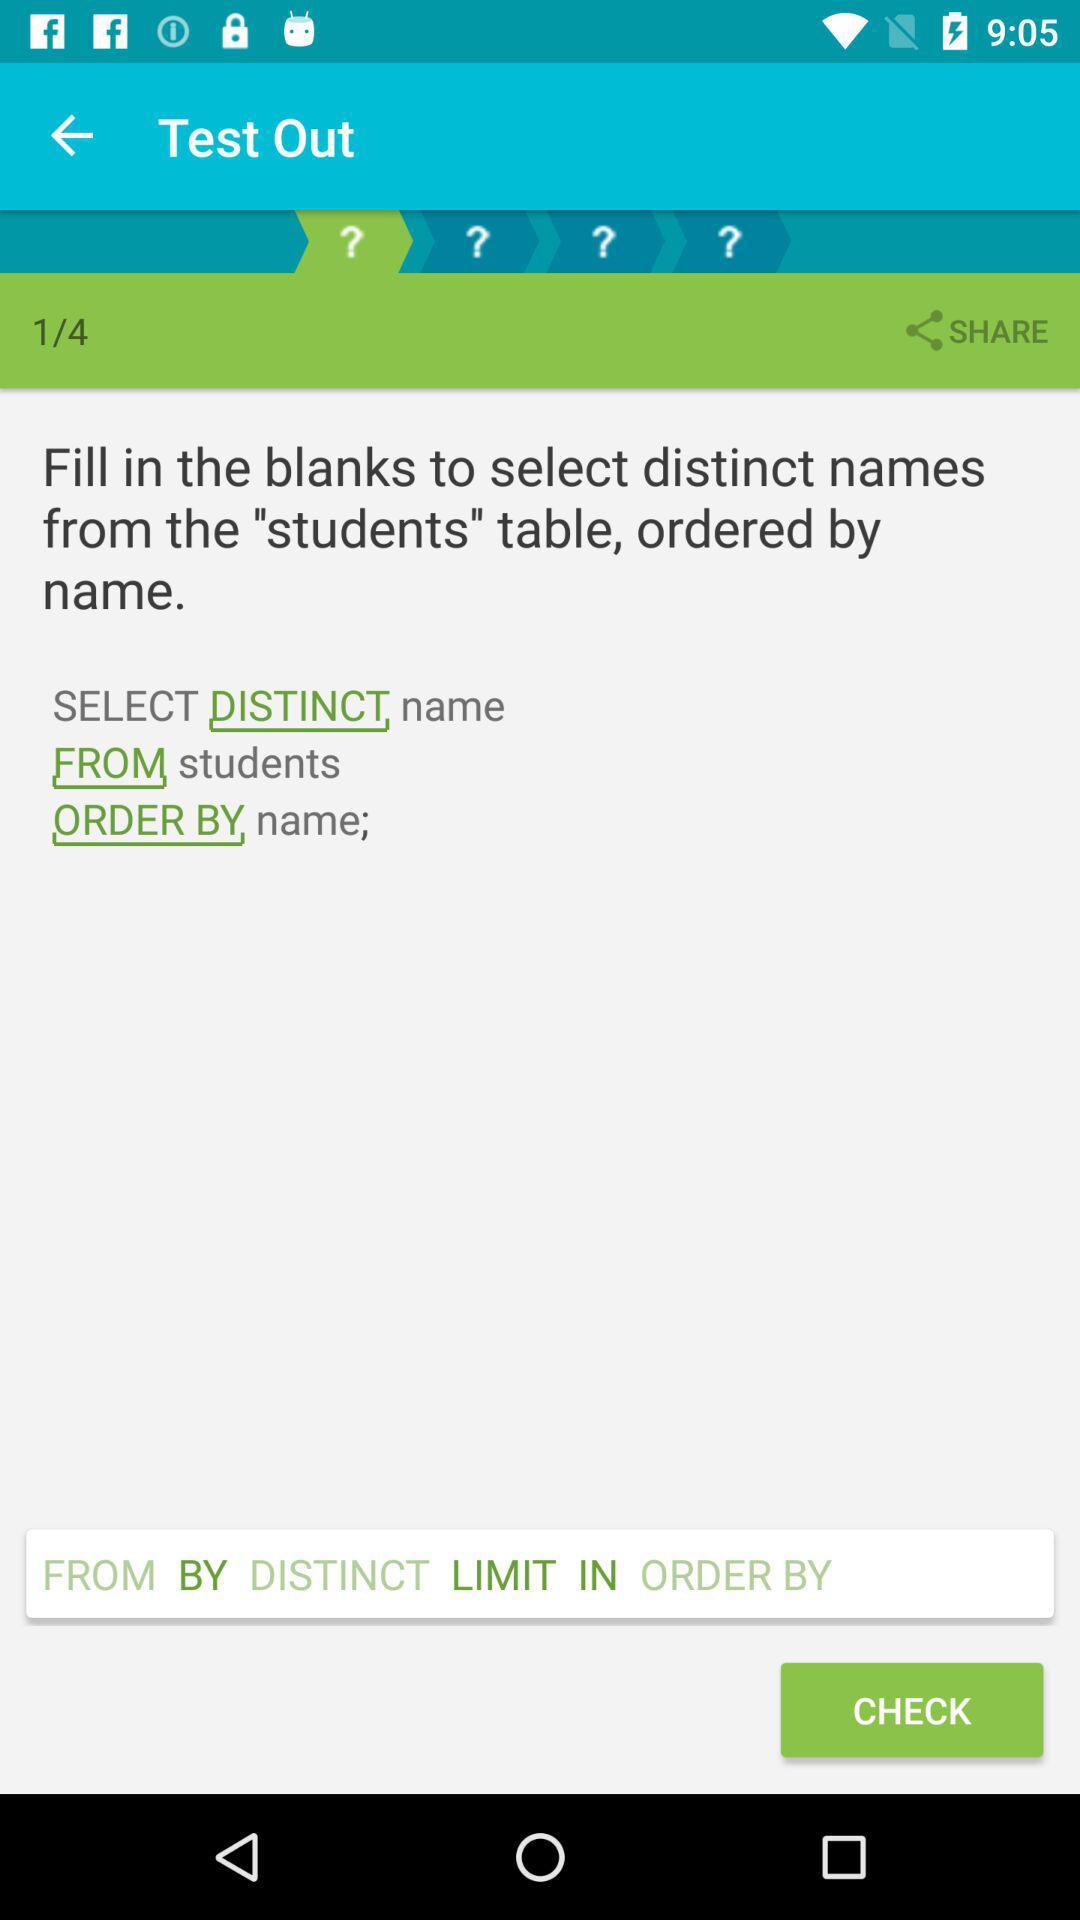 This screenshot has width=1080, height=1920. What do you see at coordinates (911, 1708) in the screenshot?
I see `the check icon` at bounding box center [911, 1708].